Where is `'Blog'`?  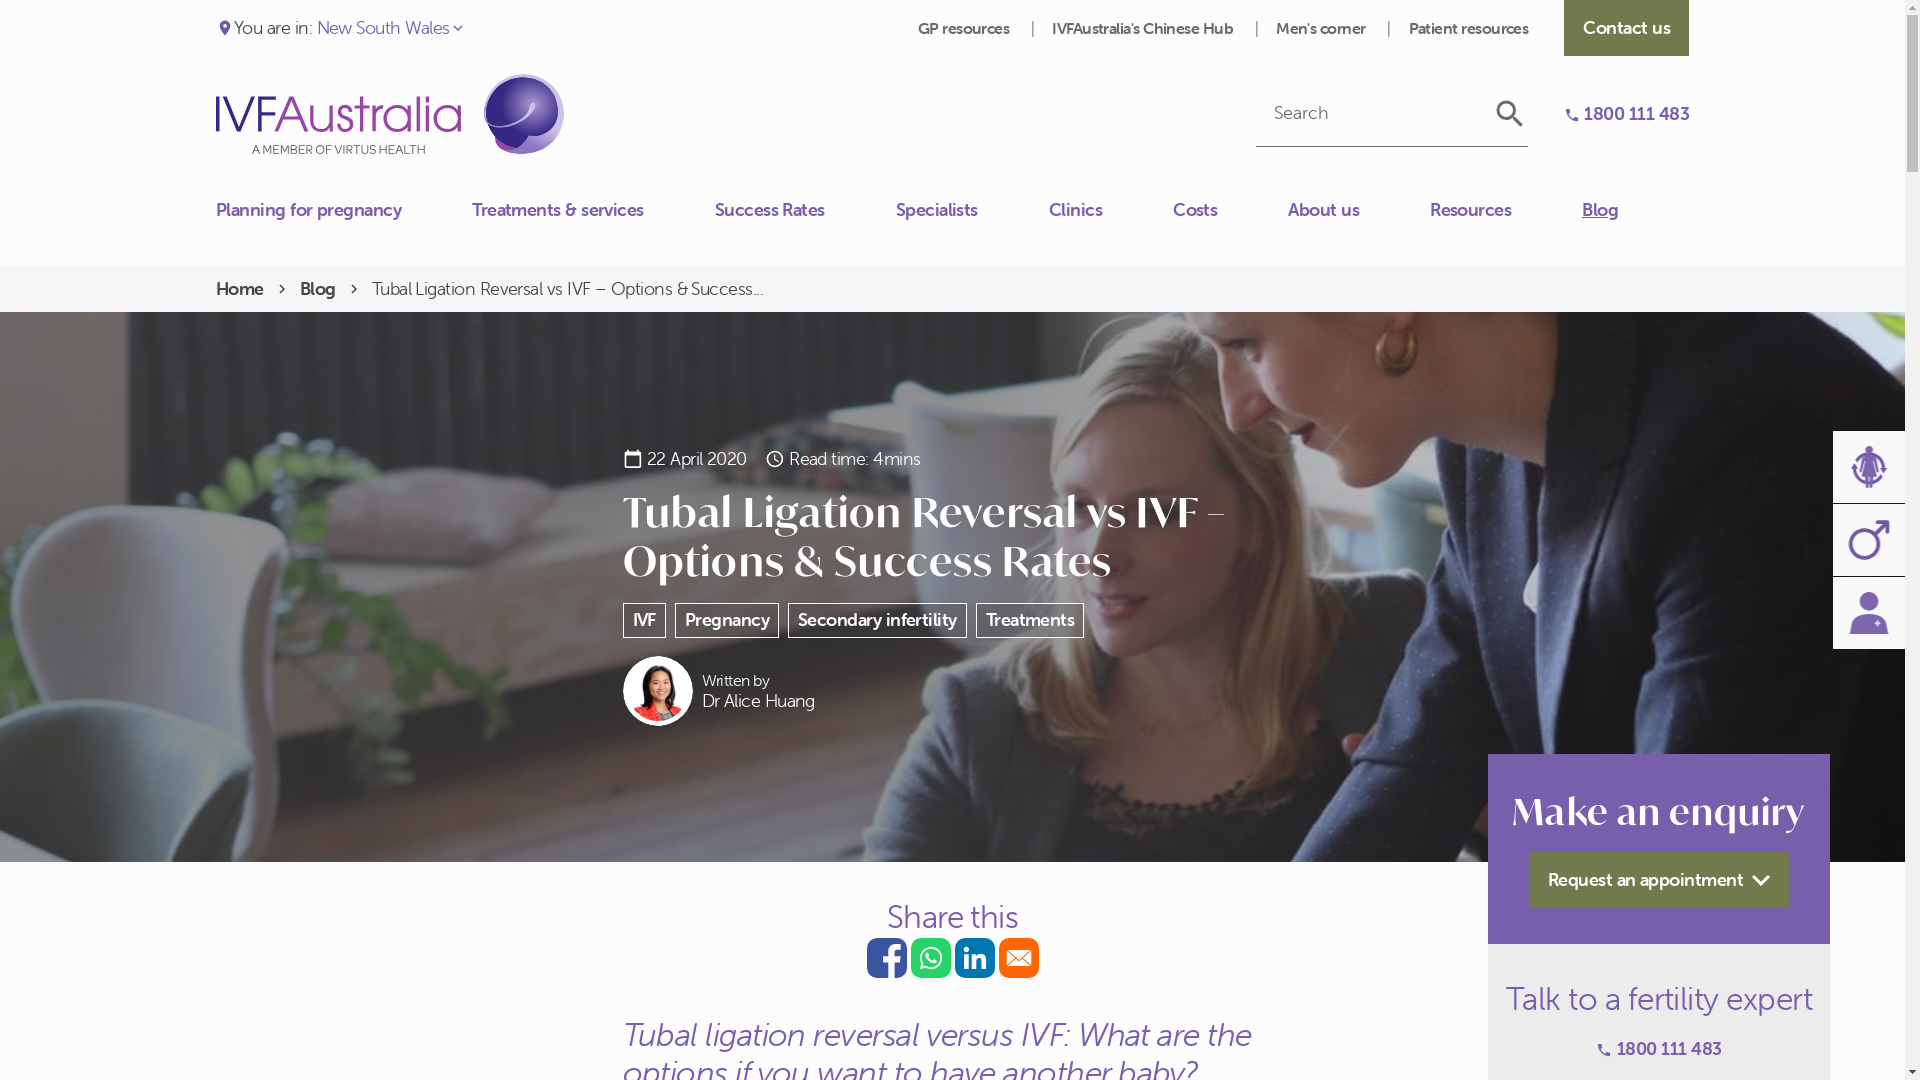 'Blog' is located at coordinates (316, 289).